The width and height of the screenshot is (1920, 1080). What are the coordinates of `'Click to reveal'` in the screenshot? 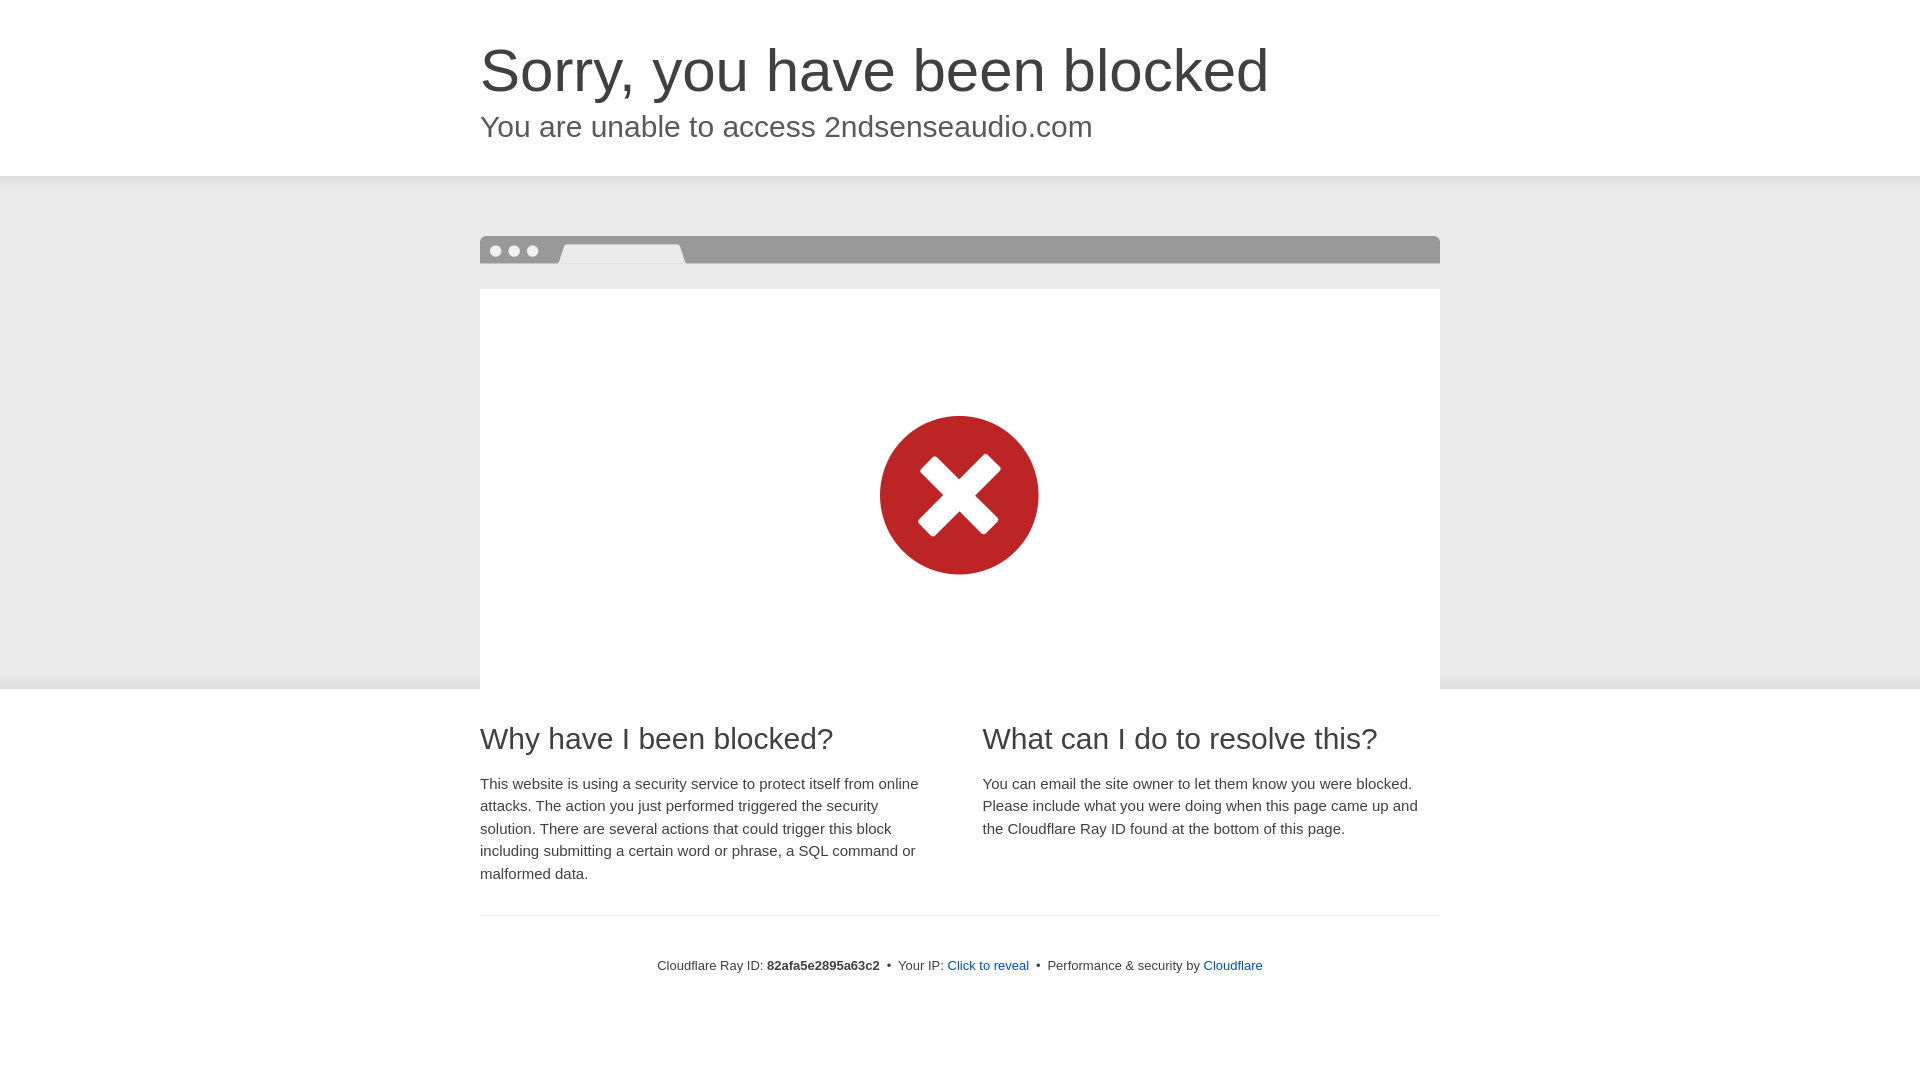 It's located at (988, 964).